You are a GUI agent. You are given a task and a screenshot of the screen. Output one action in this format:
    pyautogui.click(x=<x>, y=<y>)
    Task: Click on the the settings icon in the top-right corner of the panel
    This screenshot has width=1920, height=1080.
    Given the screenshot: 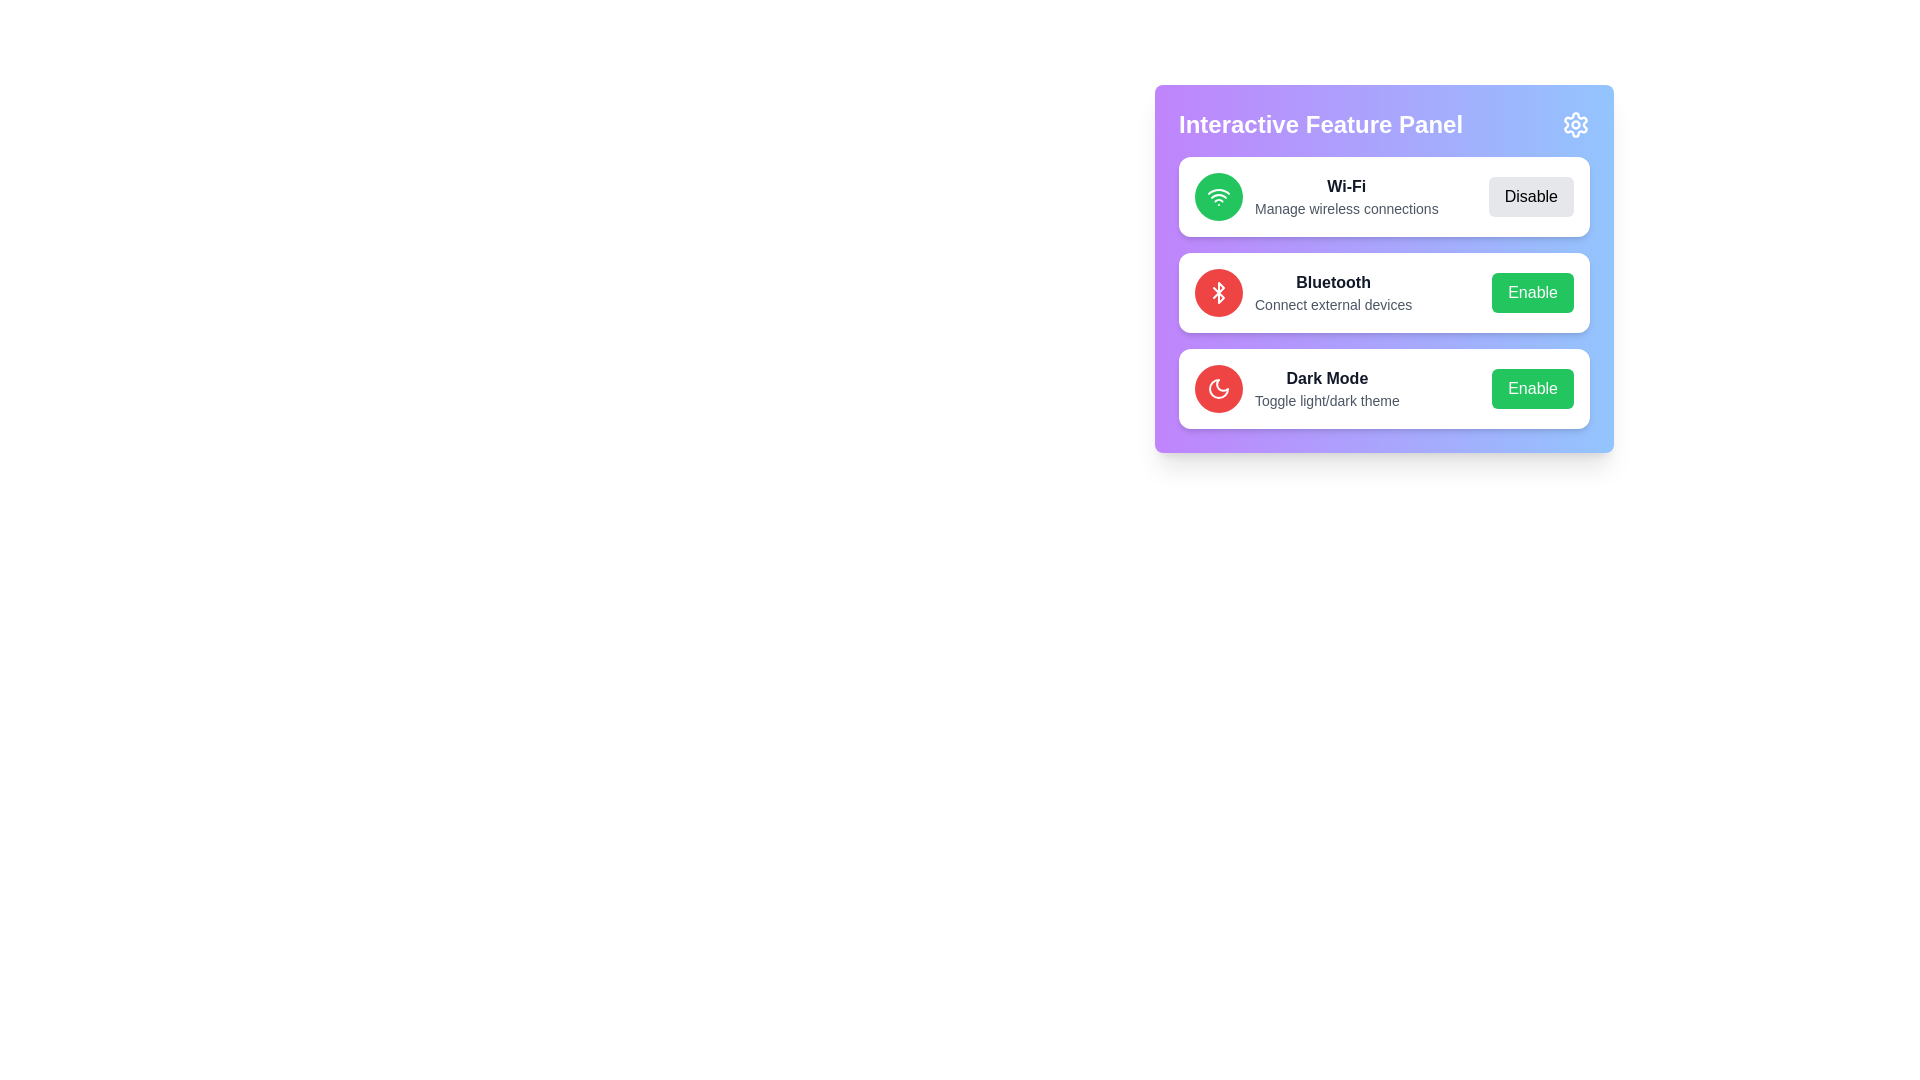 What is the action you would take?
    pyautogui.click(x=1574, y=124)
    